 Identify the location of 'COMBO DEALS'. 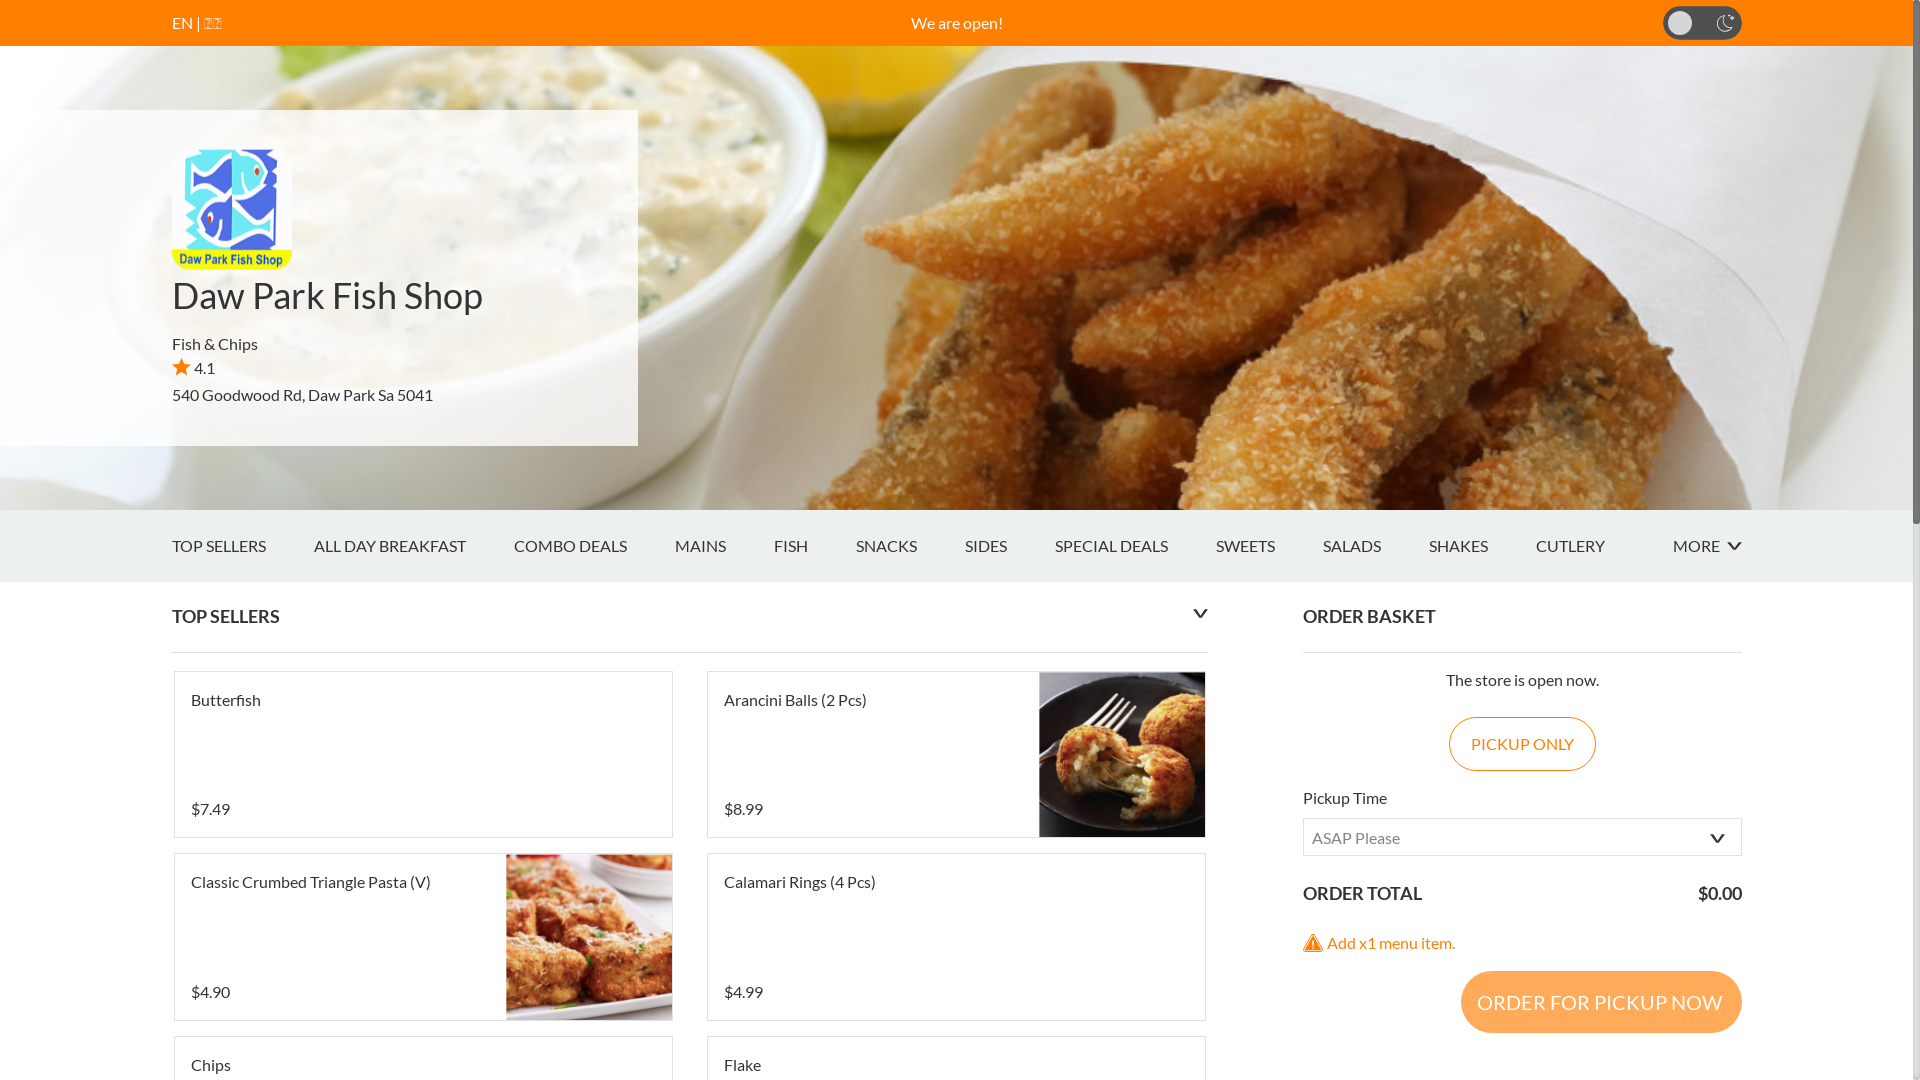
(593, 546).